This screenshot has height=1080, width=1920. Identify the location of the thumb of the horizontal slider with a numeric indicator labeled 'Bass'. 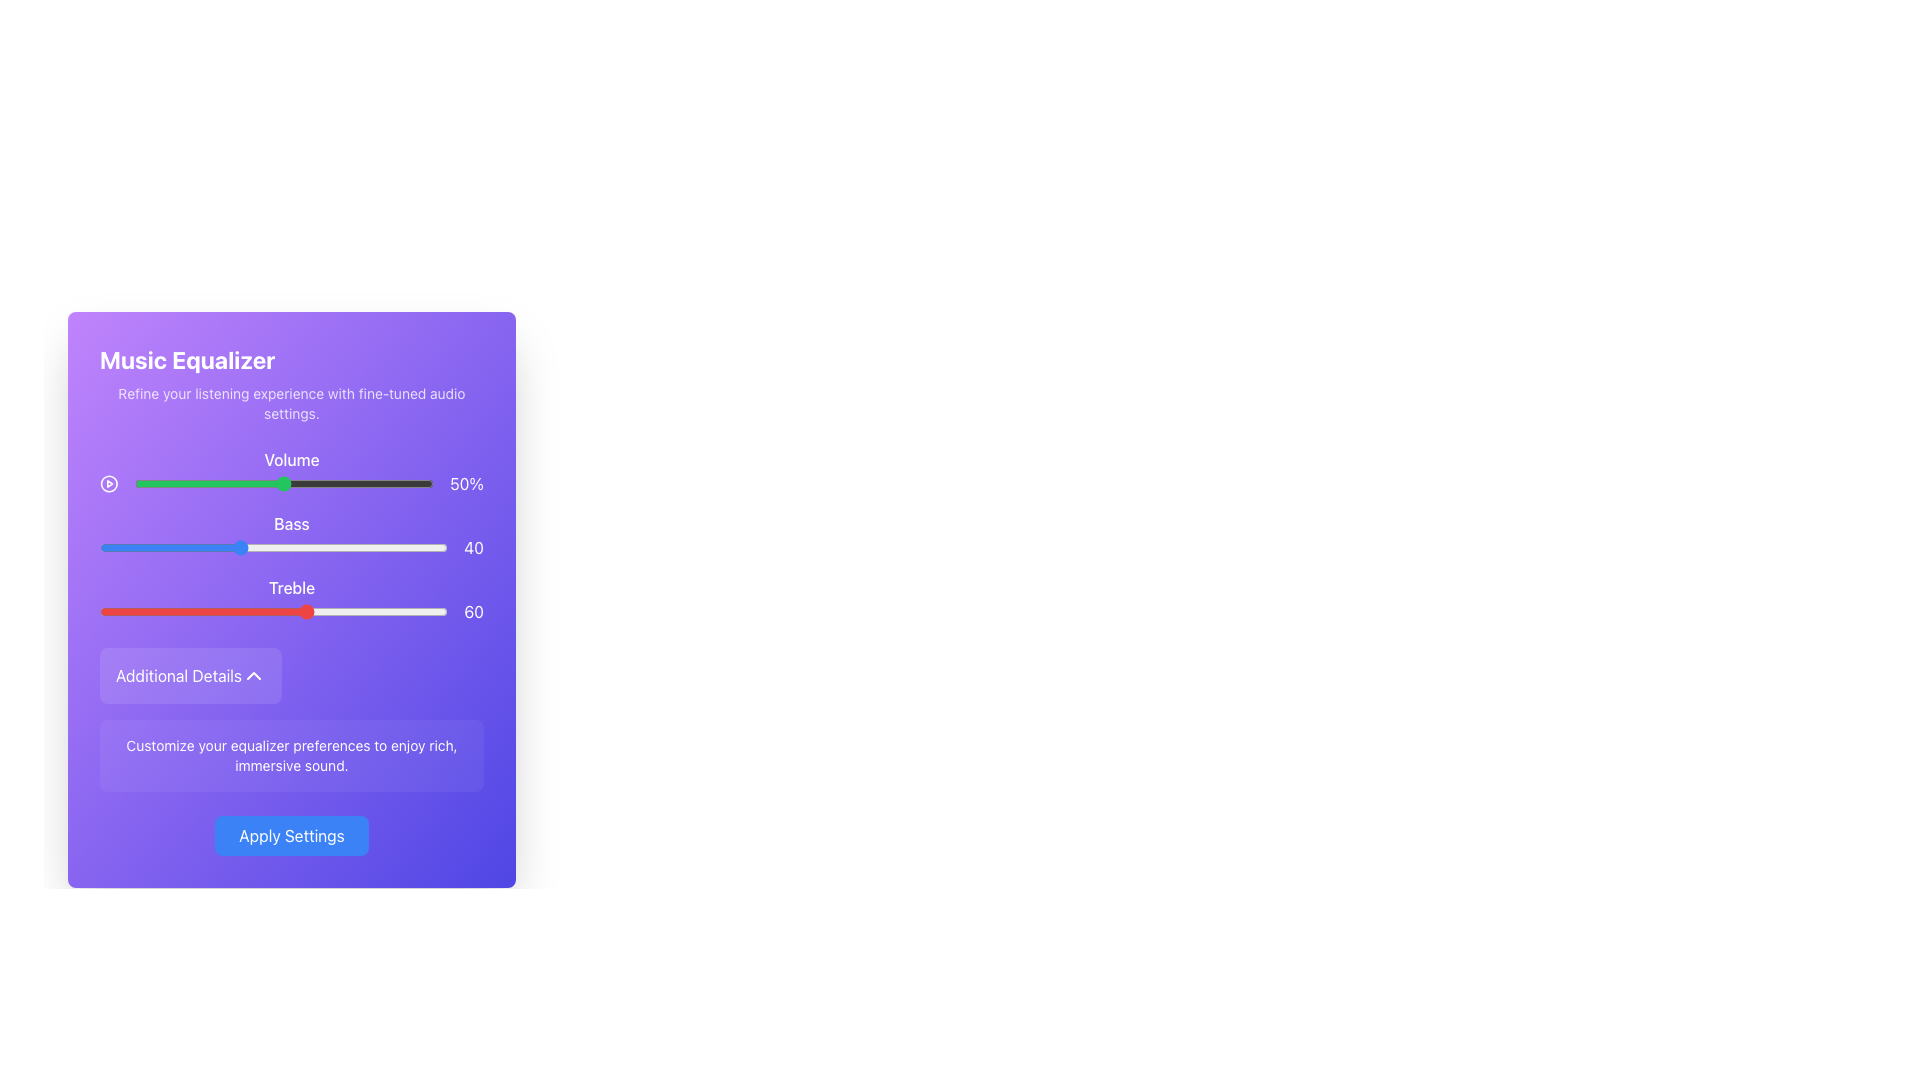
(291, 547).